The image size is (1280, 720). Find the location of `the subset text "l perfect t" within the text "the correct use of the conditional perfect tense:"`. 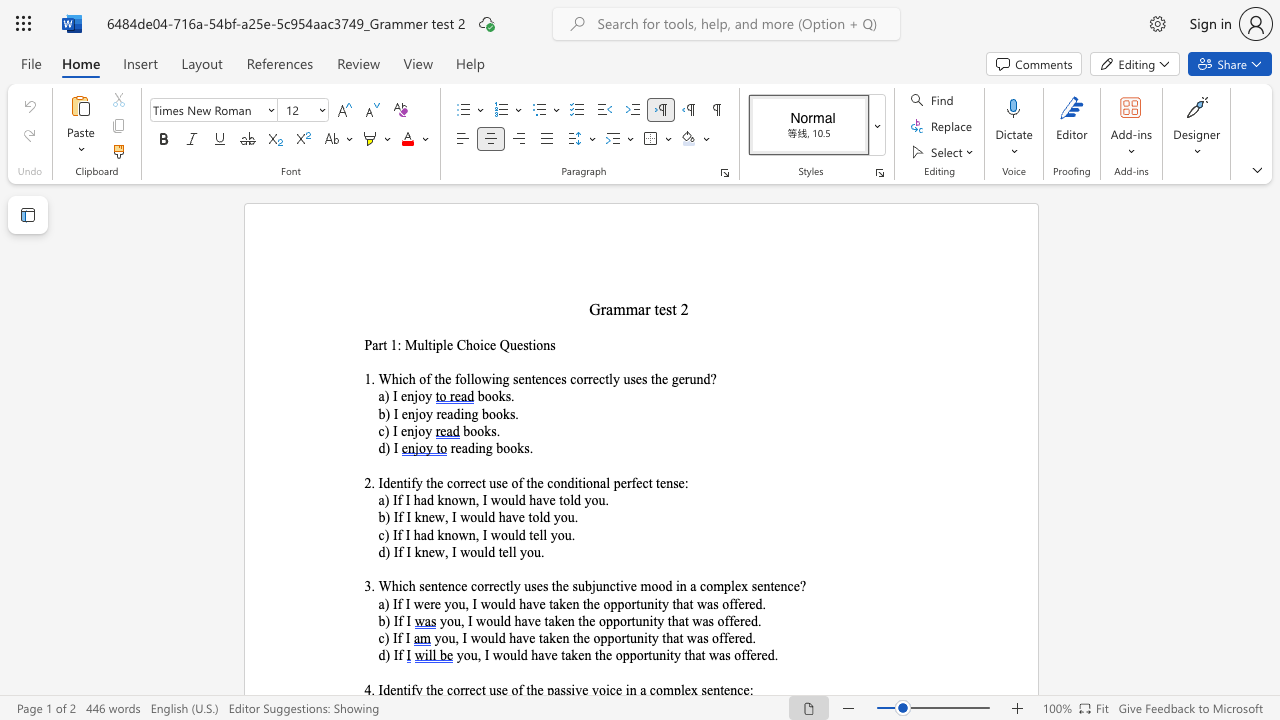

the subset text "l perfect t" within the text "the correct use of the conditional perfect tense:" is located at coordinates (605, 483).